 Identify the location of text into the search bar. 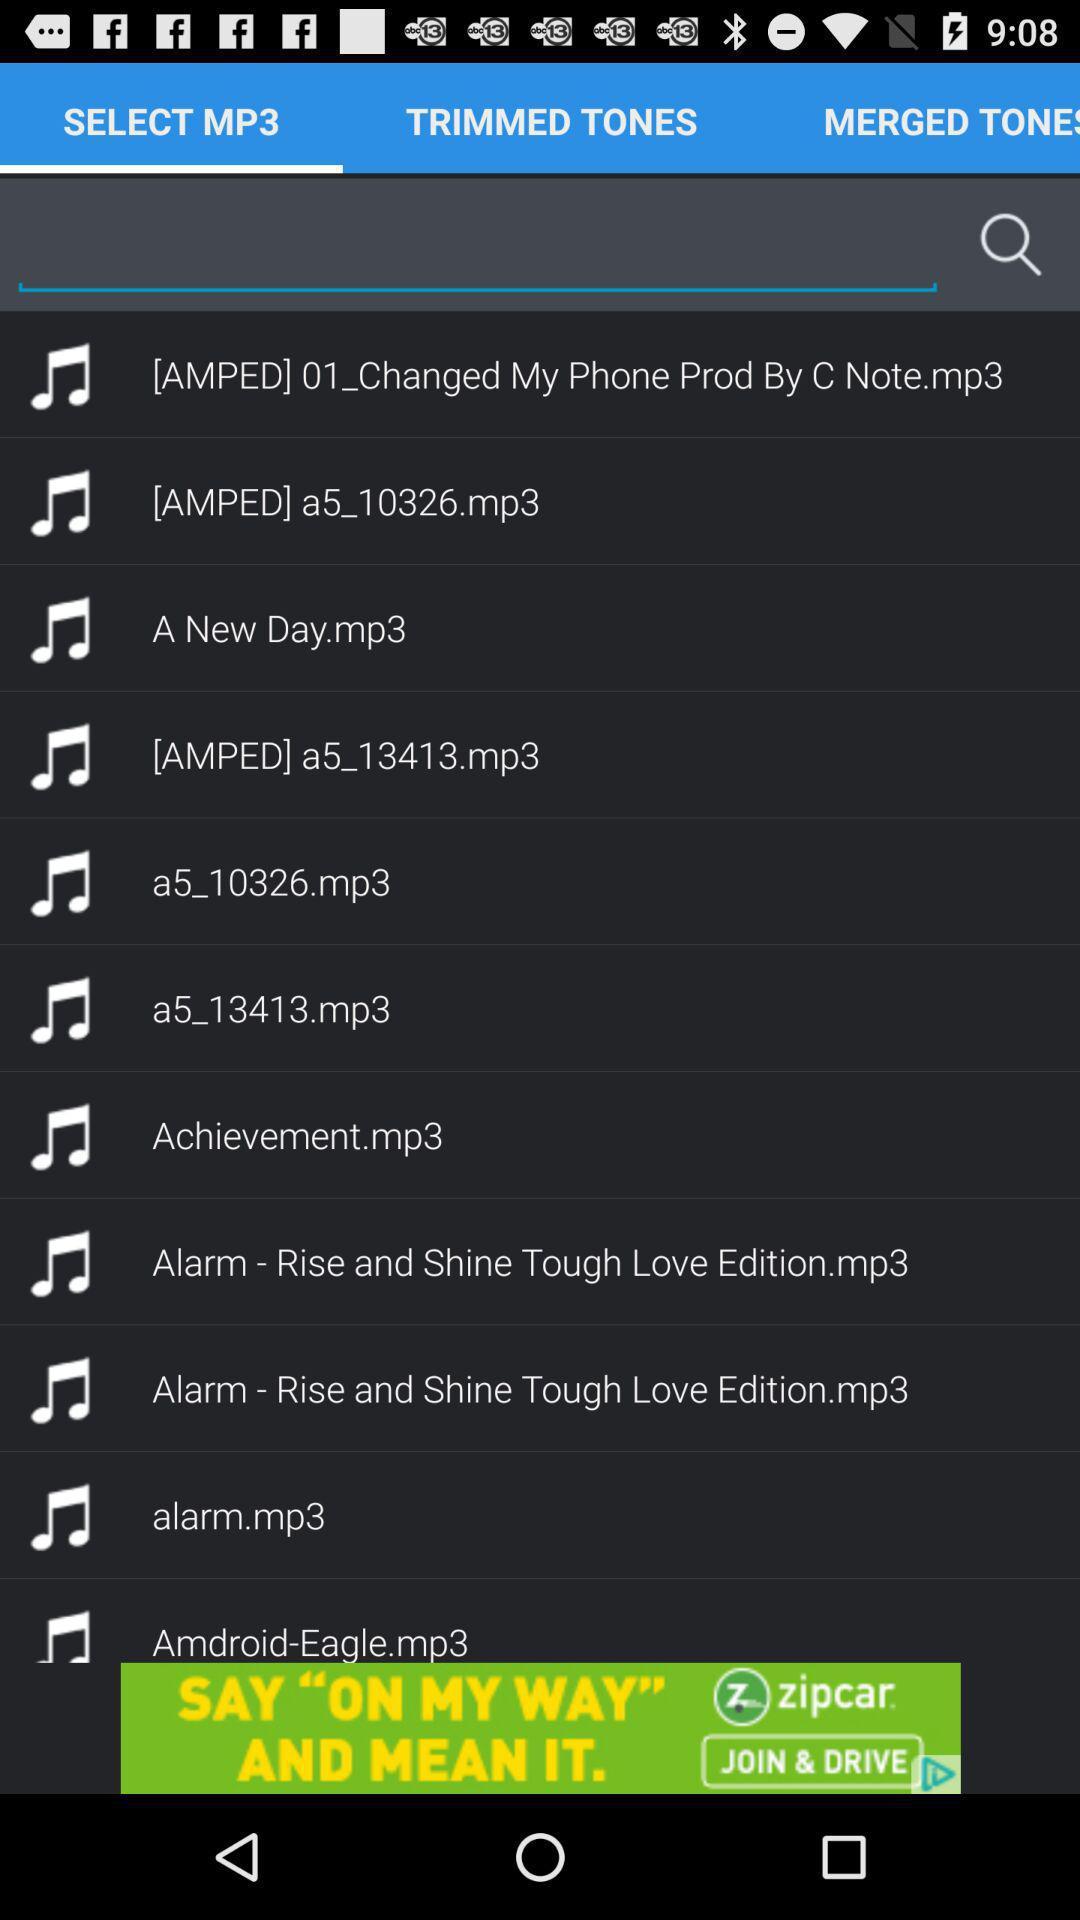
(477, 243).